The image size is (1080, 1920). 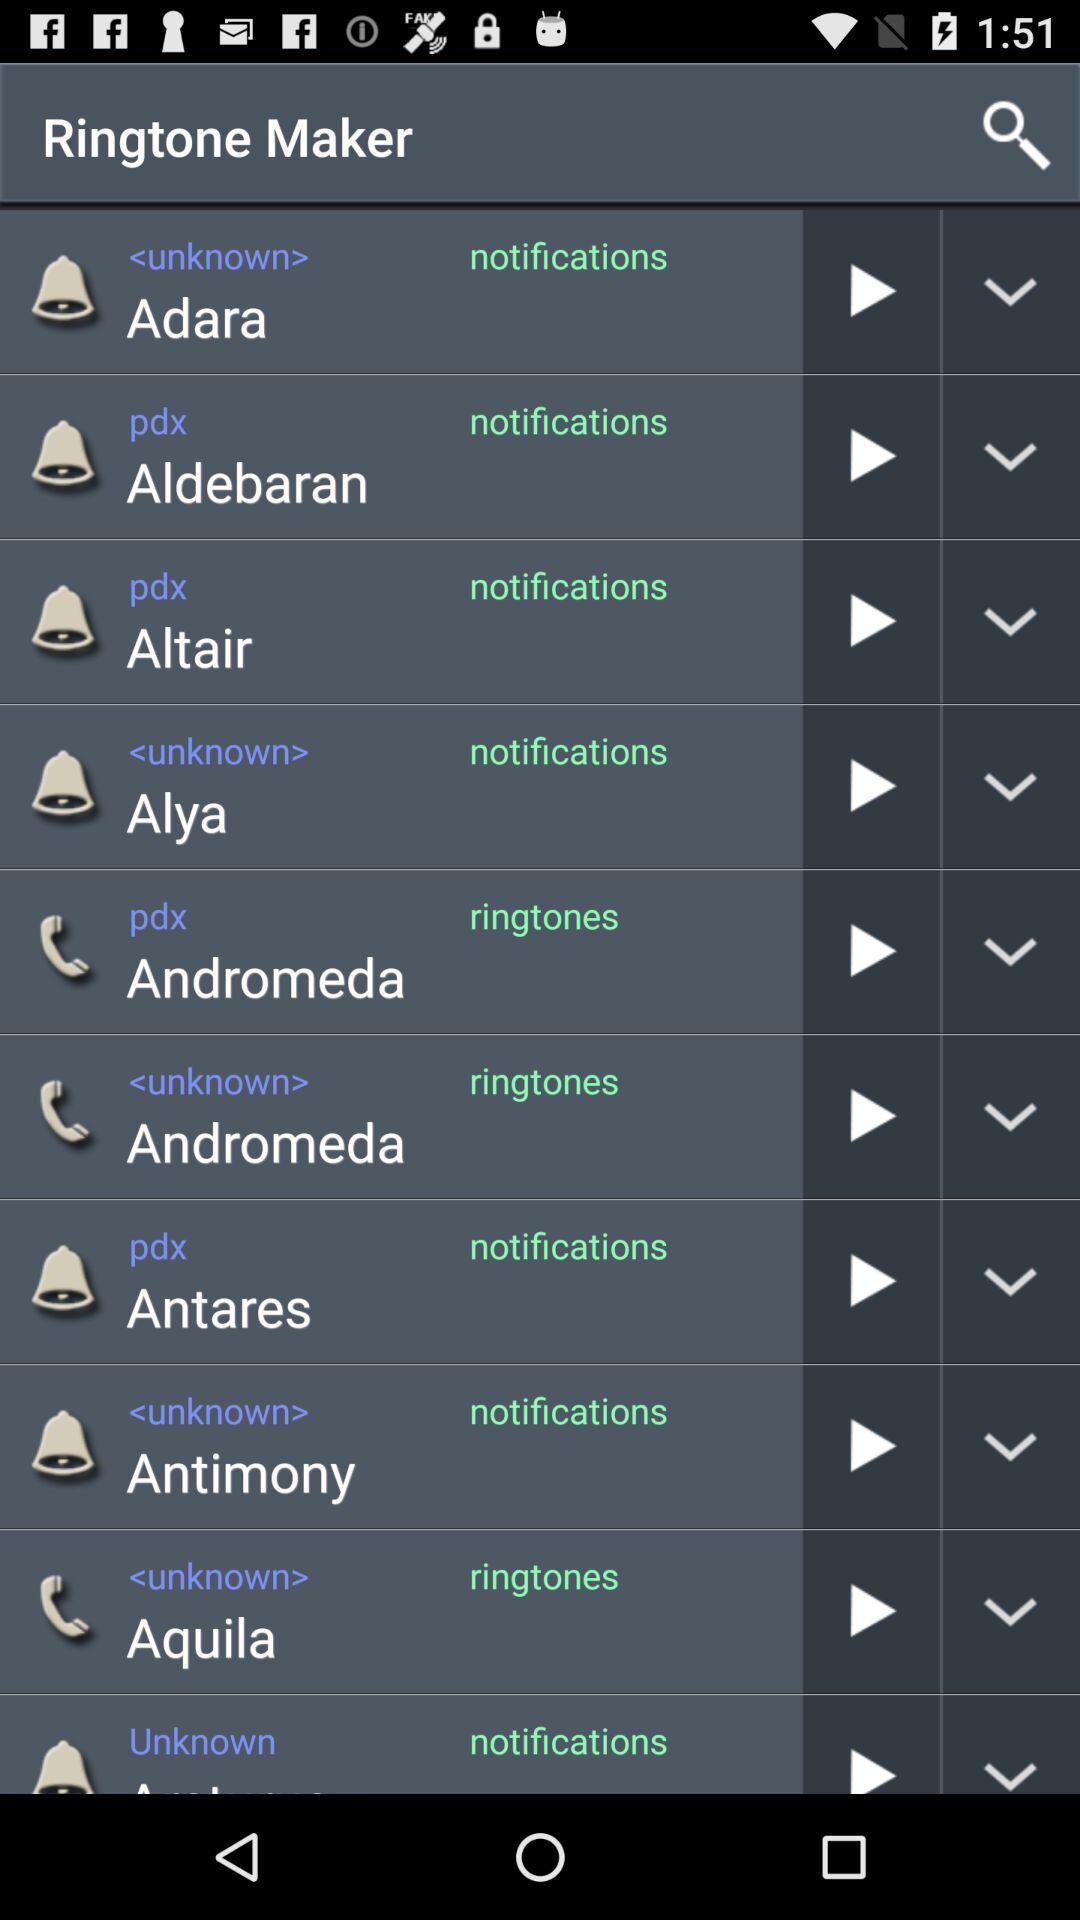 What do you see at coordinates (870, 1115) in the screenshot?
I see `autoplay option` at bounding box center [870, 1115].